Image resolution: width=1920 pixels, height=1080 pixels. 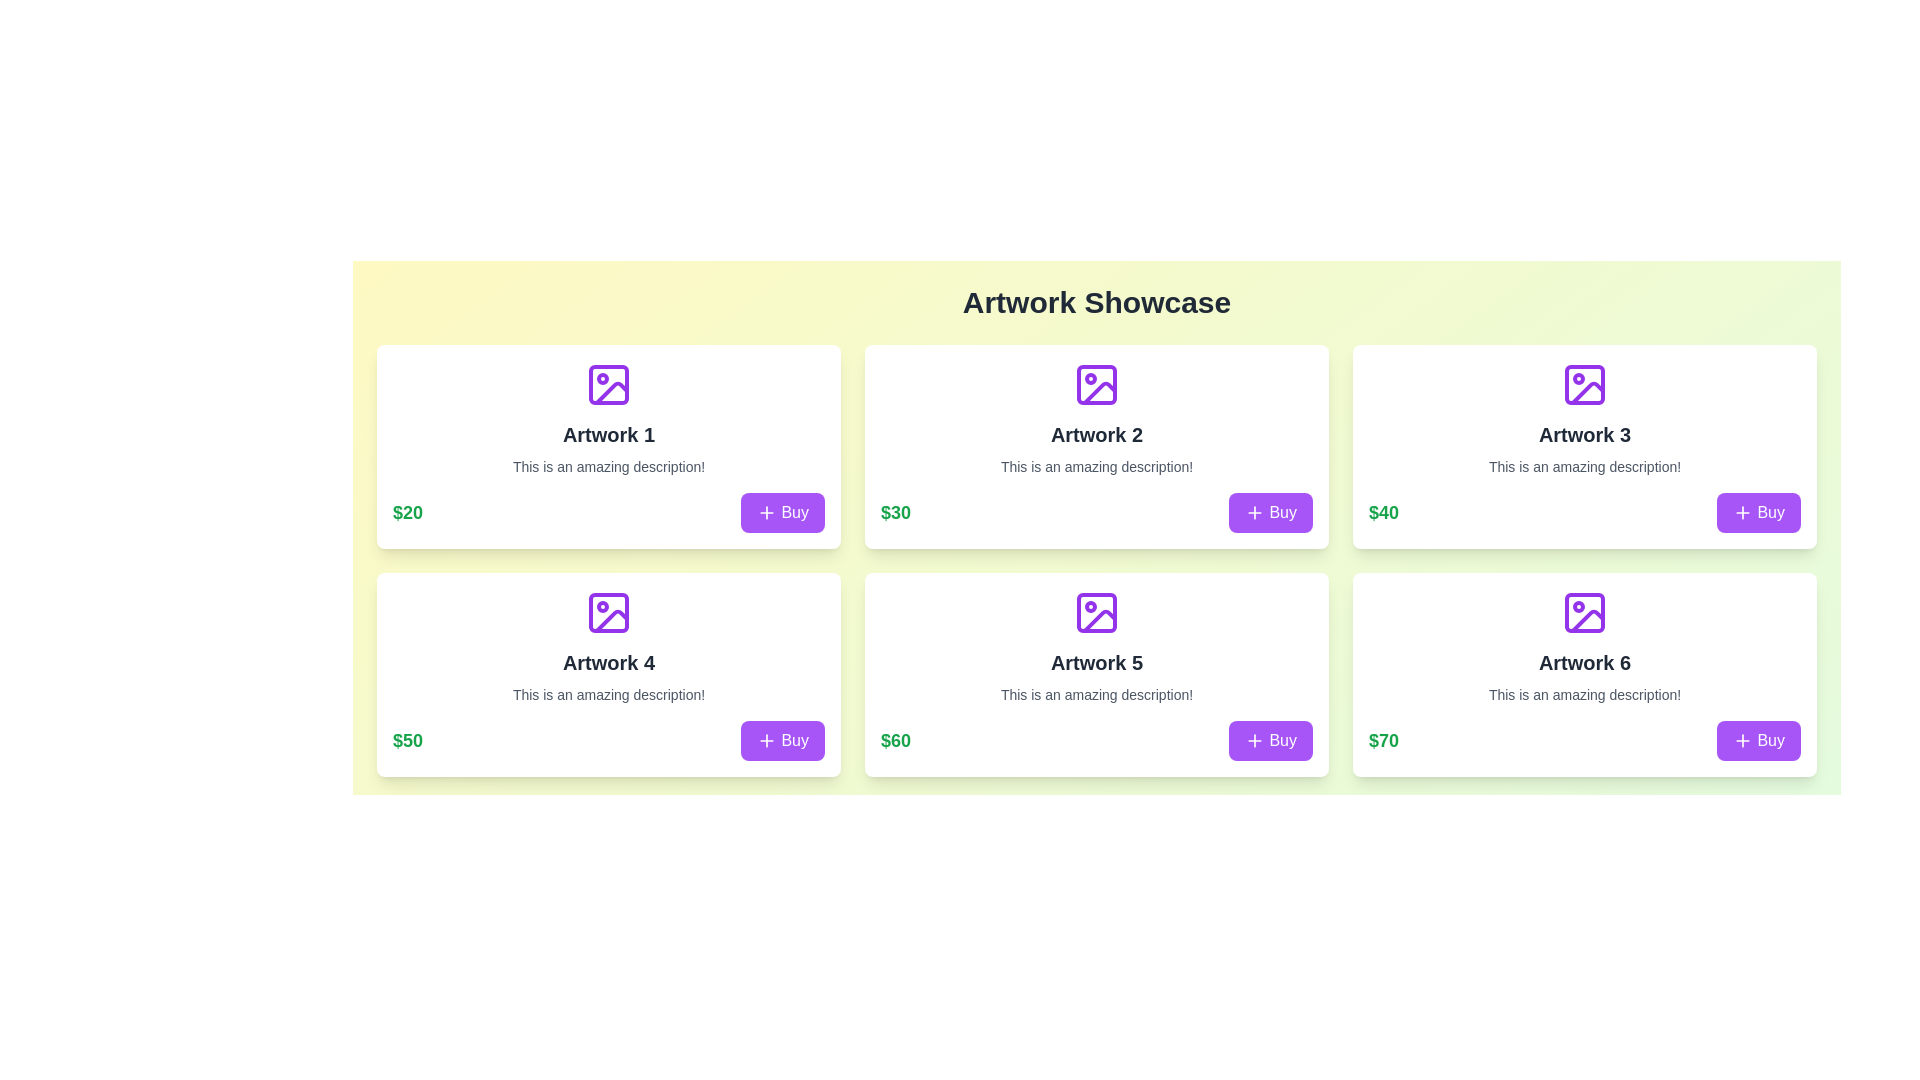 What do you see at coordinates (608, 434) in the screenshot?
I see `the 'Artwork 1' text label located in the top-left corner of the first card in the grid layout for potential navigation or interaction` at bounding box center [608, 434].